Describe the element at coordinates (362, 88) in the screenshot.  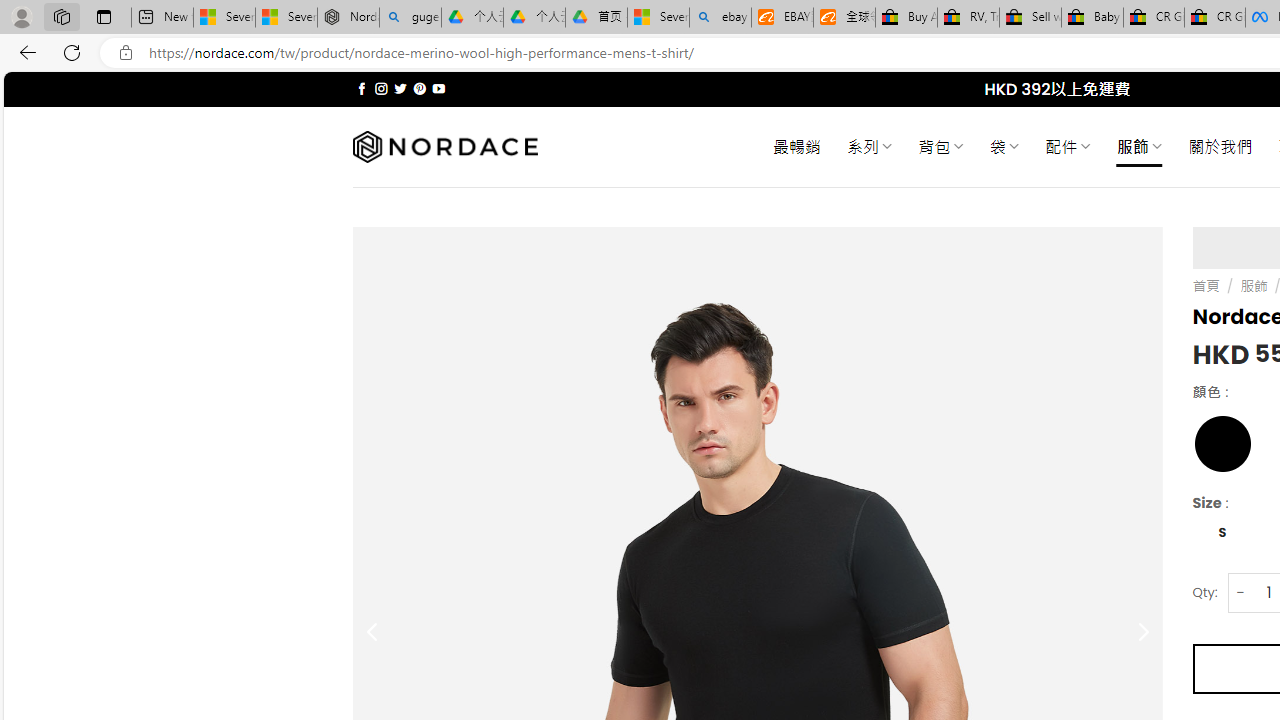
I see `'Follow on Facebook'` at that location.